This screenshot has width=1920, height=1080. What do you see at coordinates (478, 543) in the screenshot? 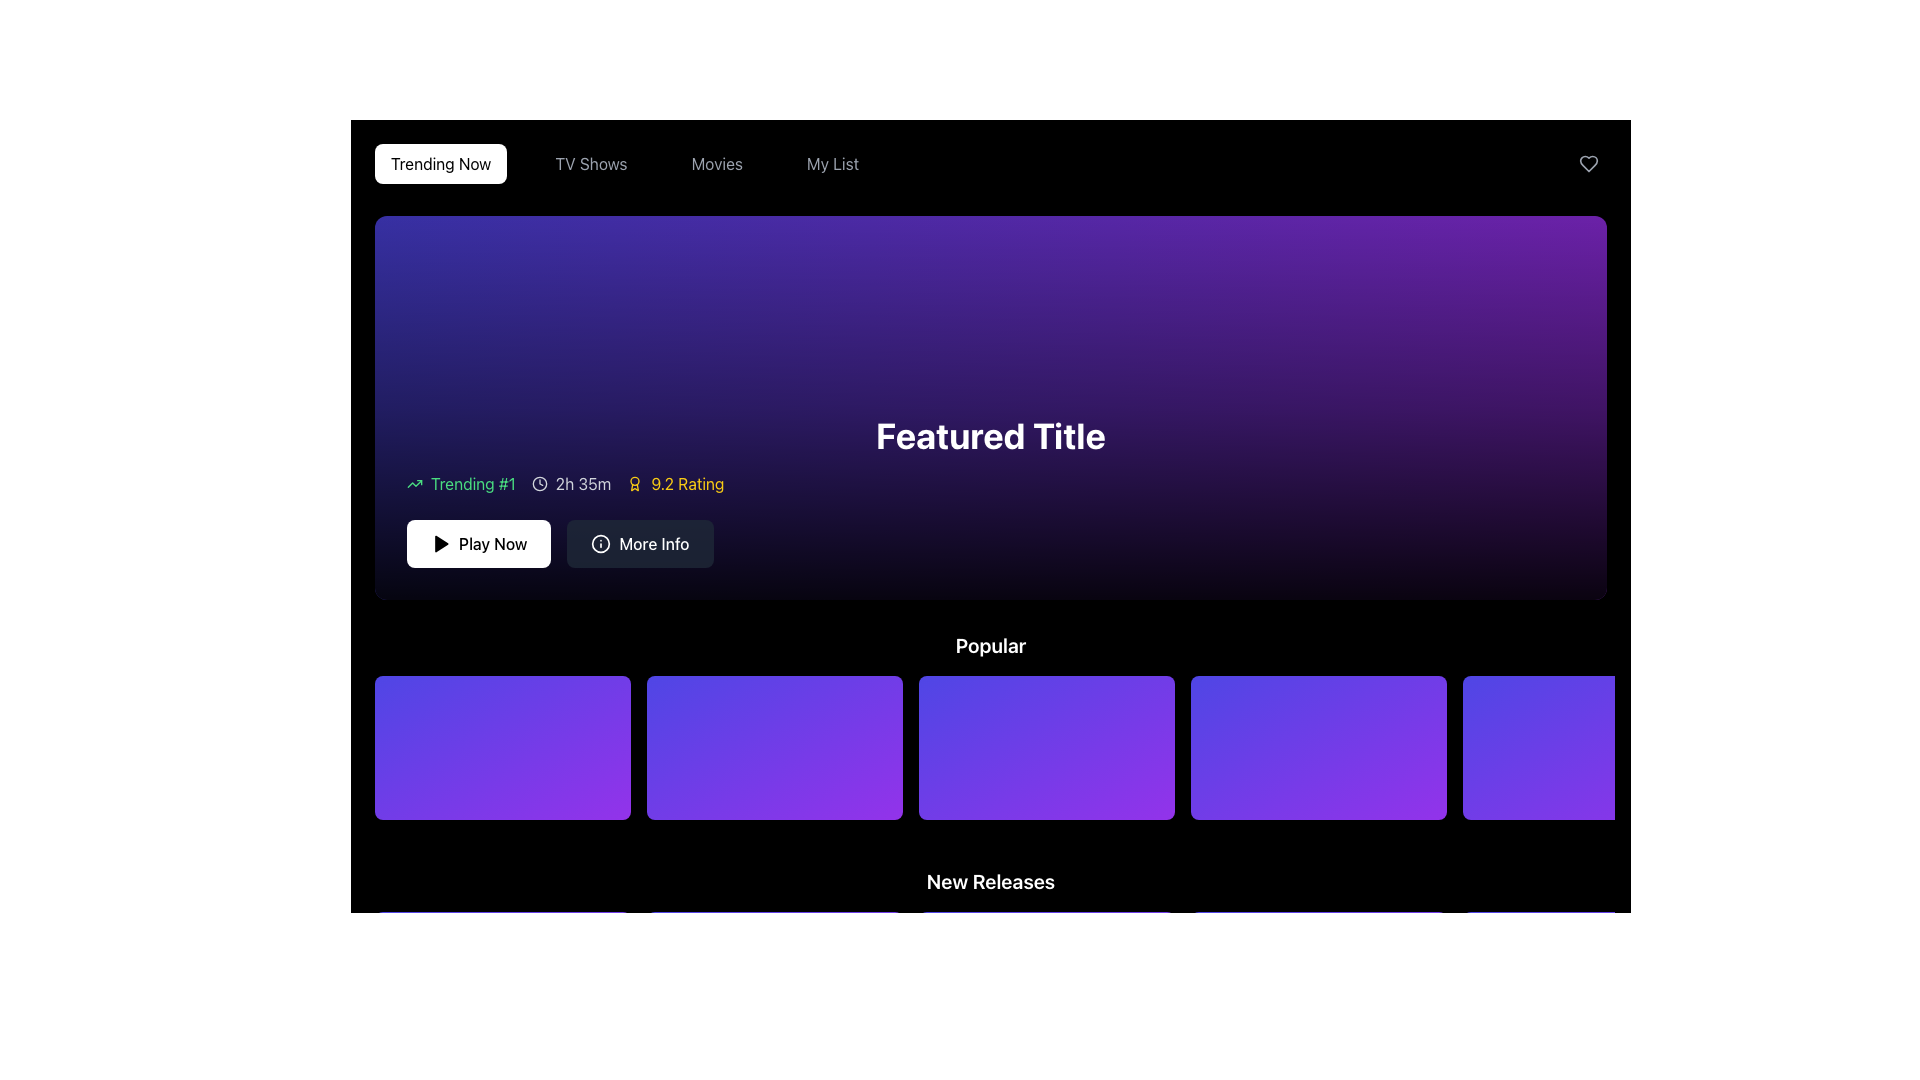
I see `the leftmost button in the header section of the featured media card` at bounding box center [478, 543].